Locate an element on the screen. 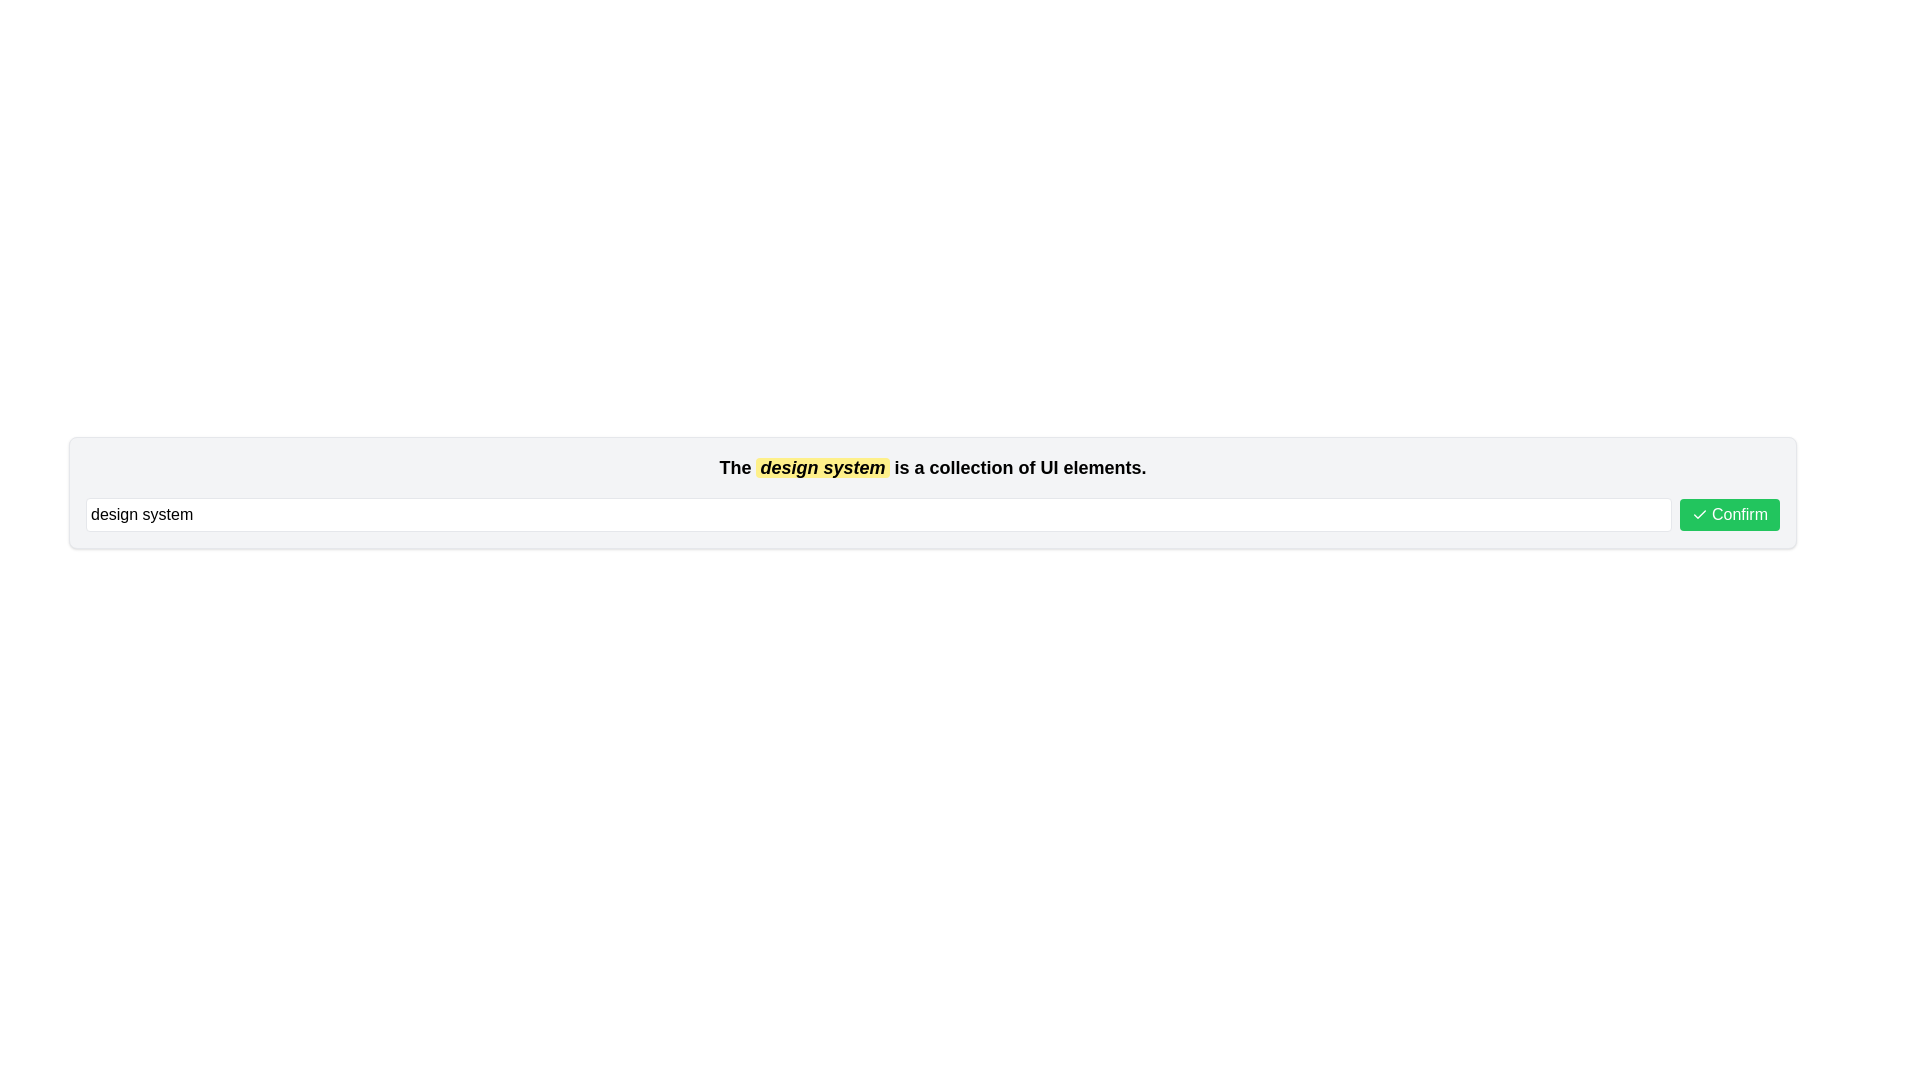 Image resolution: width=1920 pixels, height=1080 pixels. the 'Confirm' text which is displayed in bold white color inside a green rounded rectangular button located at the right end of the toolbar is located at coordinates (1738, 514).